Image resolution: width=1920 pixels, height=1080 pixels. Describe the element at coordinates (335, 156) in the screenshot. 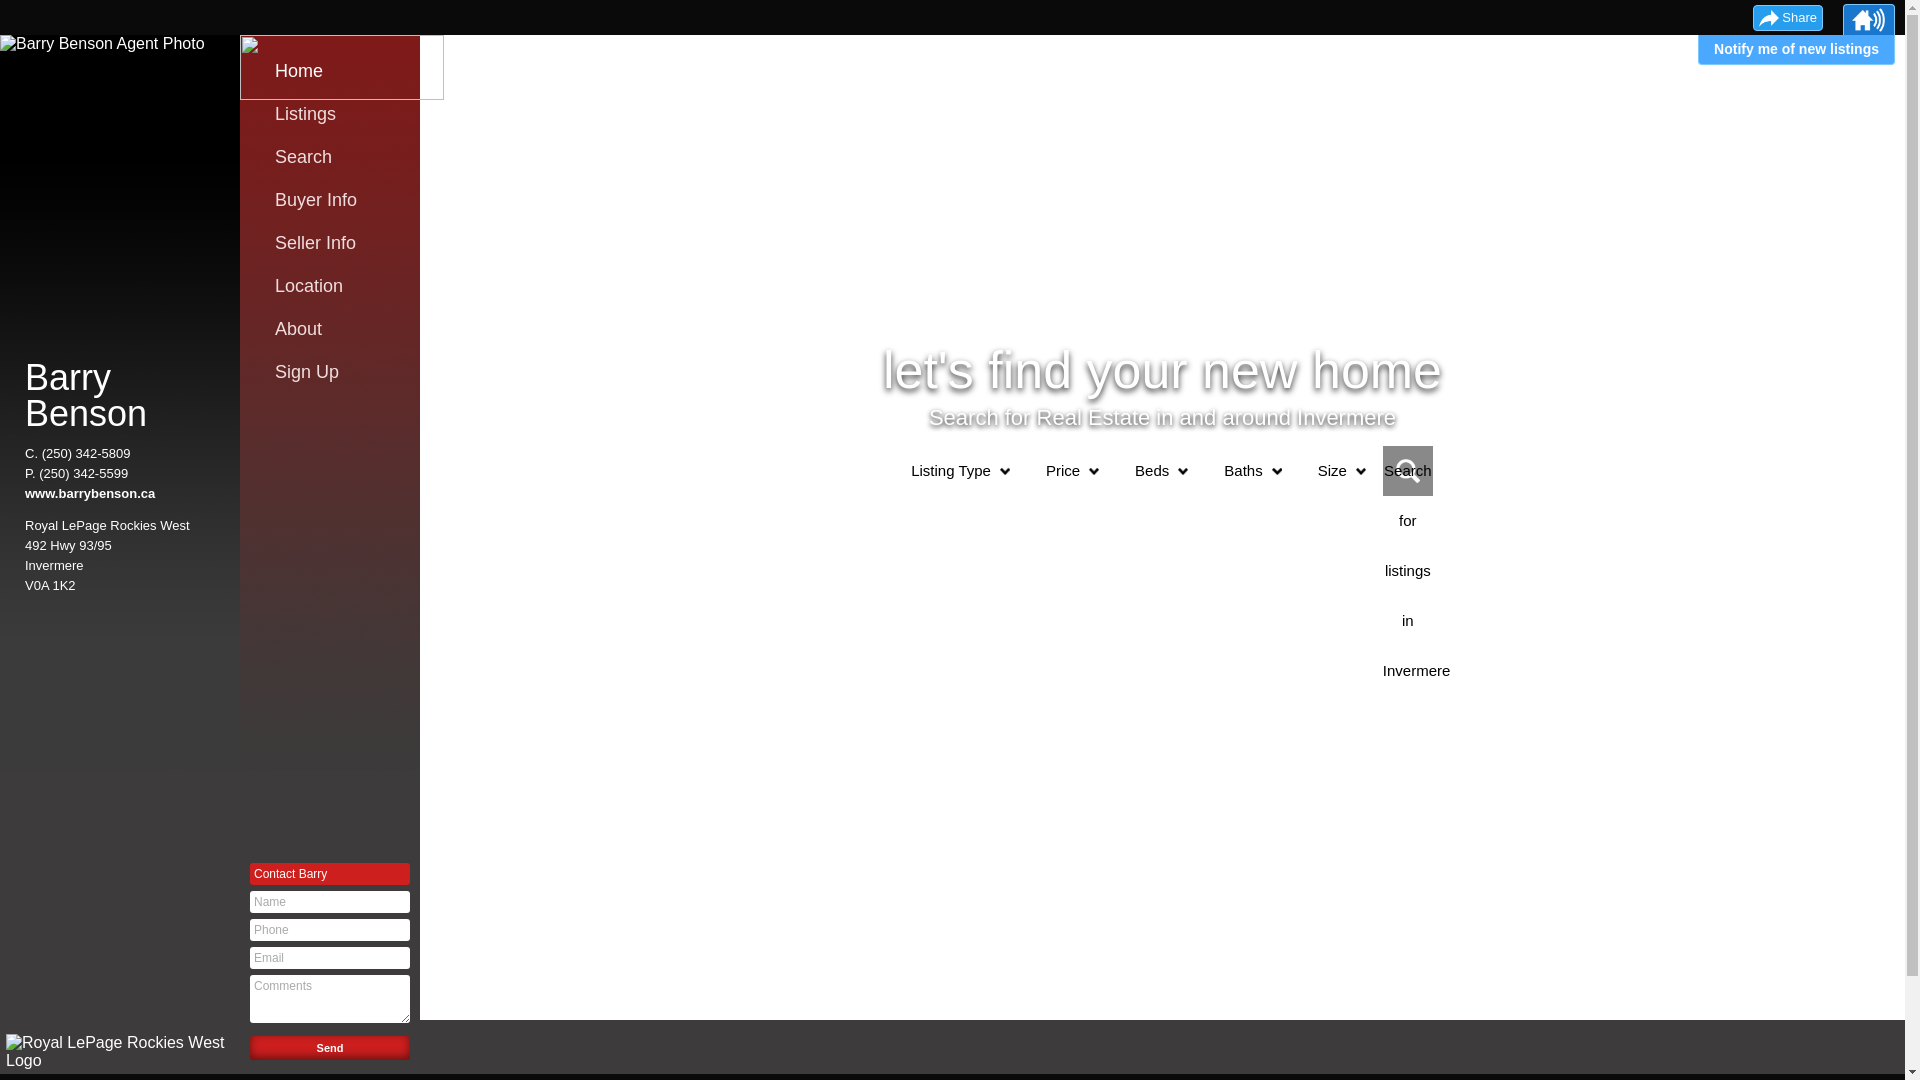

I see `'Search'` at that location.